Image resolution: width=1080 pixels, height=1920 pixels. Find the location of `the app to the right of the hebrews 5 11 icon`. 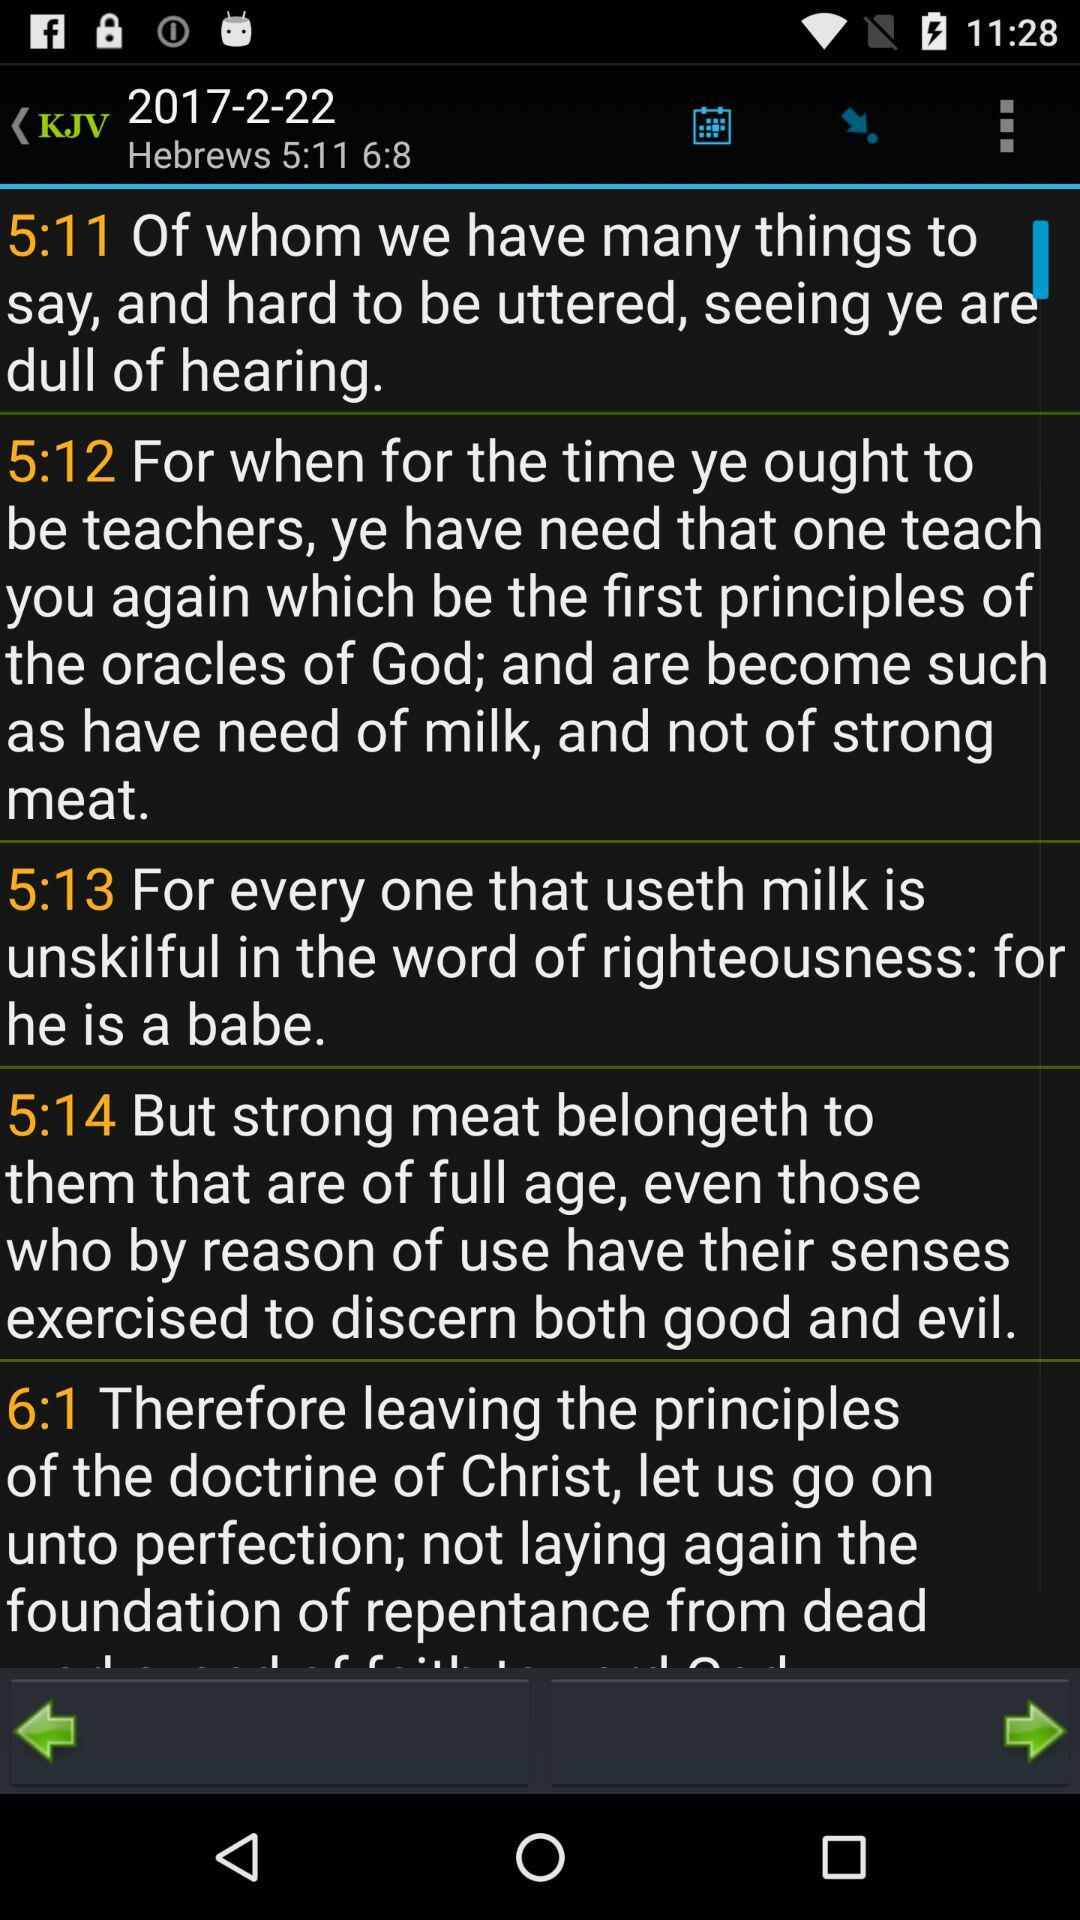

the app to the right of the hebrews 5 11 icon is located at coordinates (711, 124).